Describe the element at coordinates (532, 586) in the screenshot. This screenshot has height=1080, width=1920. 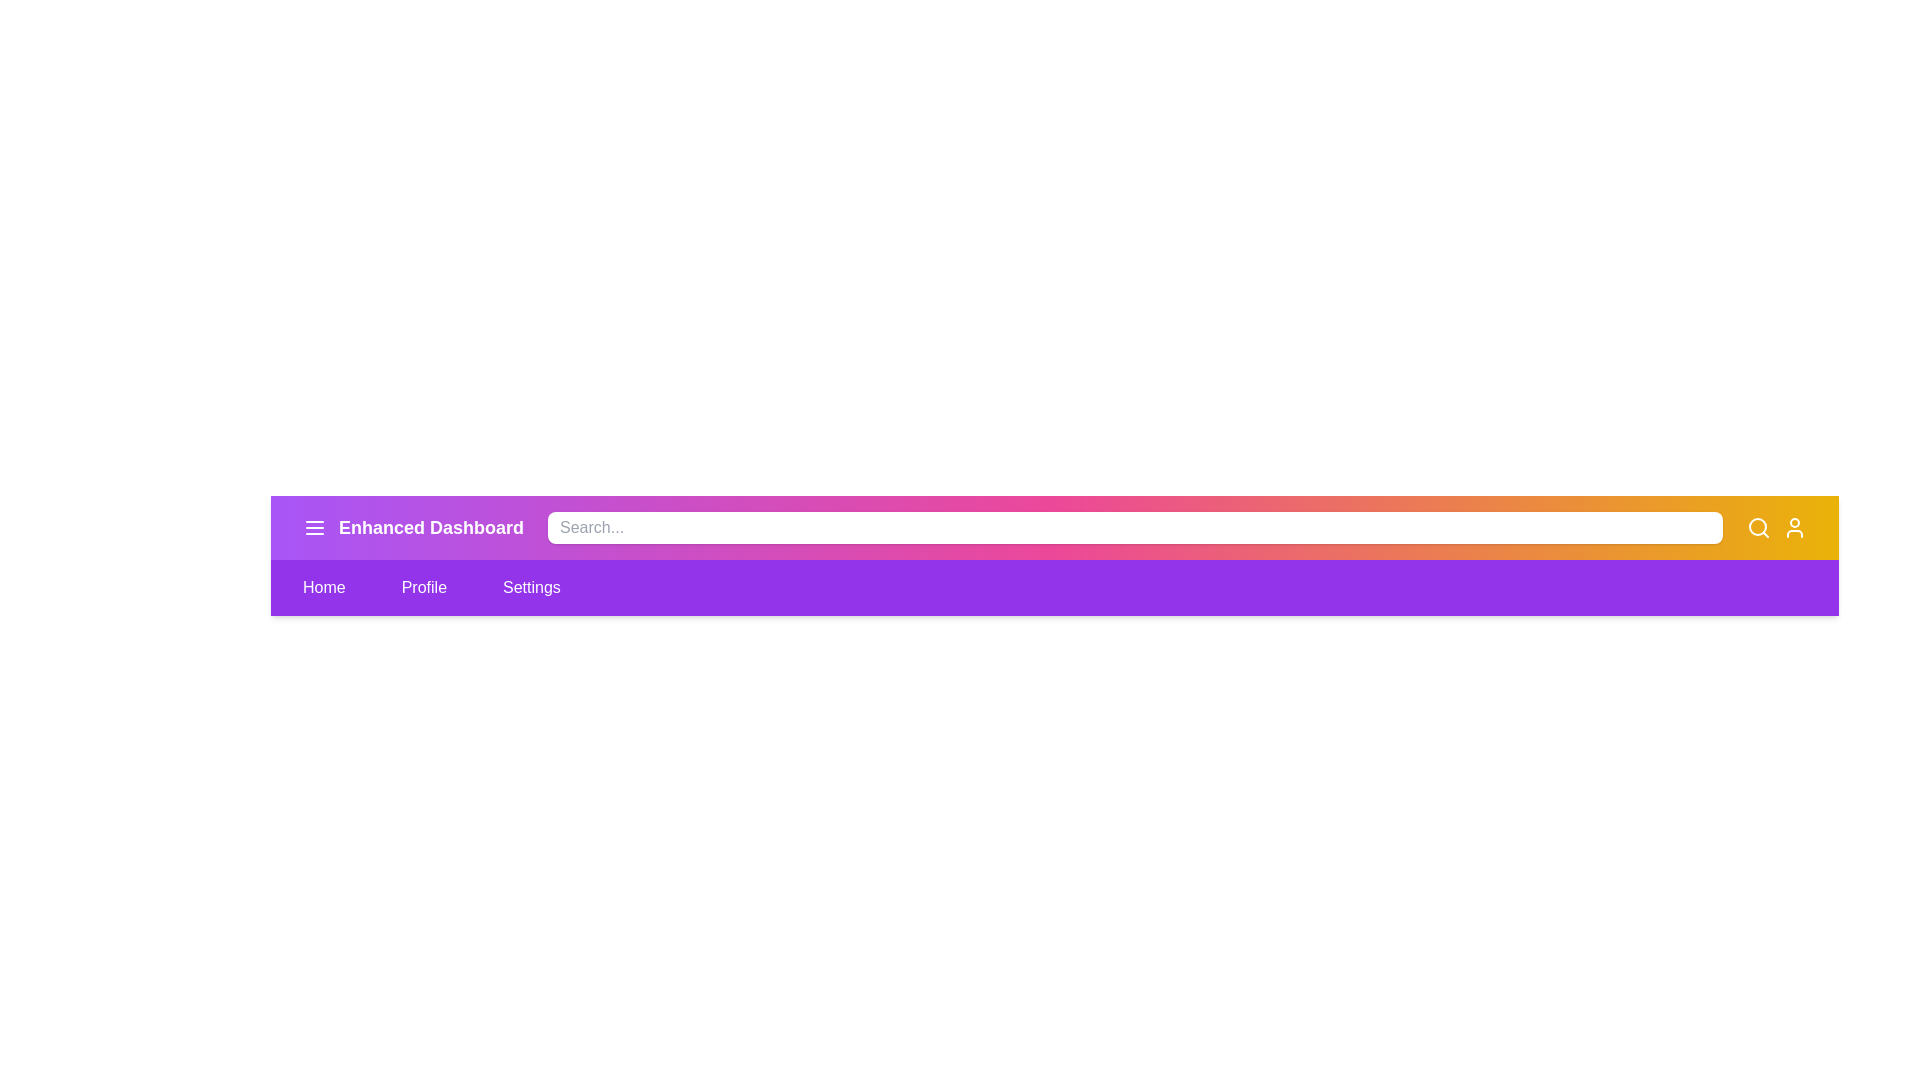
I see `the Settings menu item to navigate to the corresponding section` at that location.